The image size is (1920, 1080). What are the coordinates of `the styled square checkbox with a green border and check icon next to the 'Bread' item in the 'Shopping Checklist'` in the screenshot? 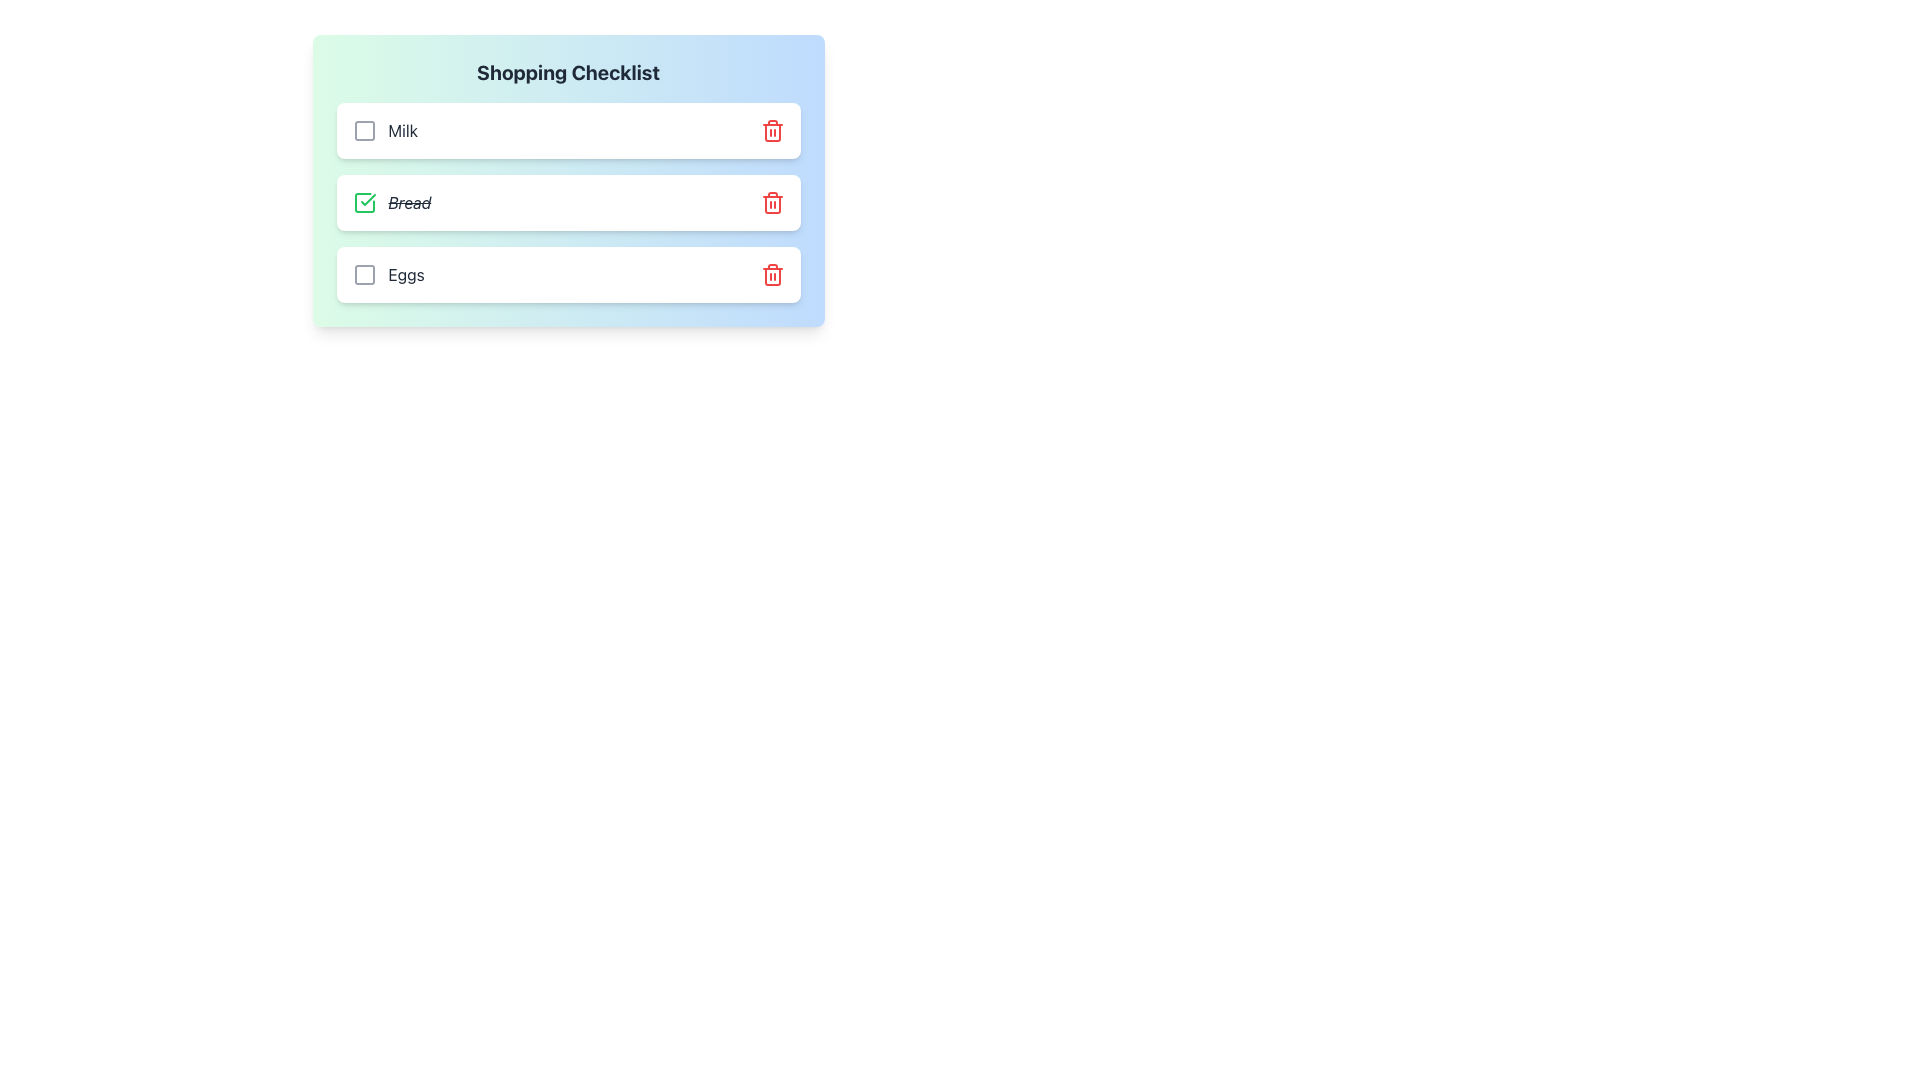 It's located at (364, 203).